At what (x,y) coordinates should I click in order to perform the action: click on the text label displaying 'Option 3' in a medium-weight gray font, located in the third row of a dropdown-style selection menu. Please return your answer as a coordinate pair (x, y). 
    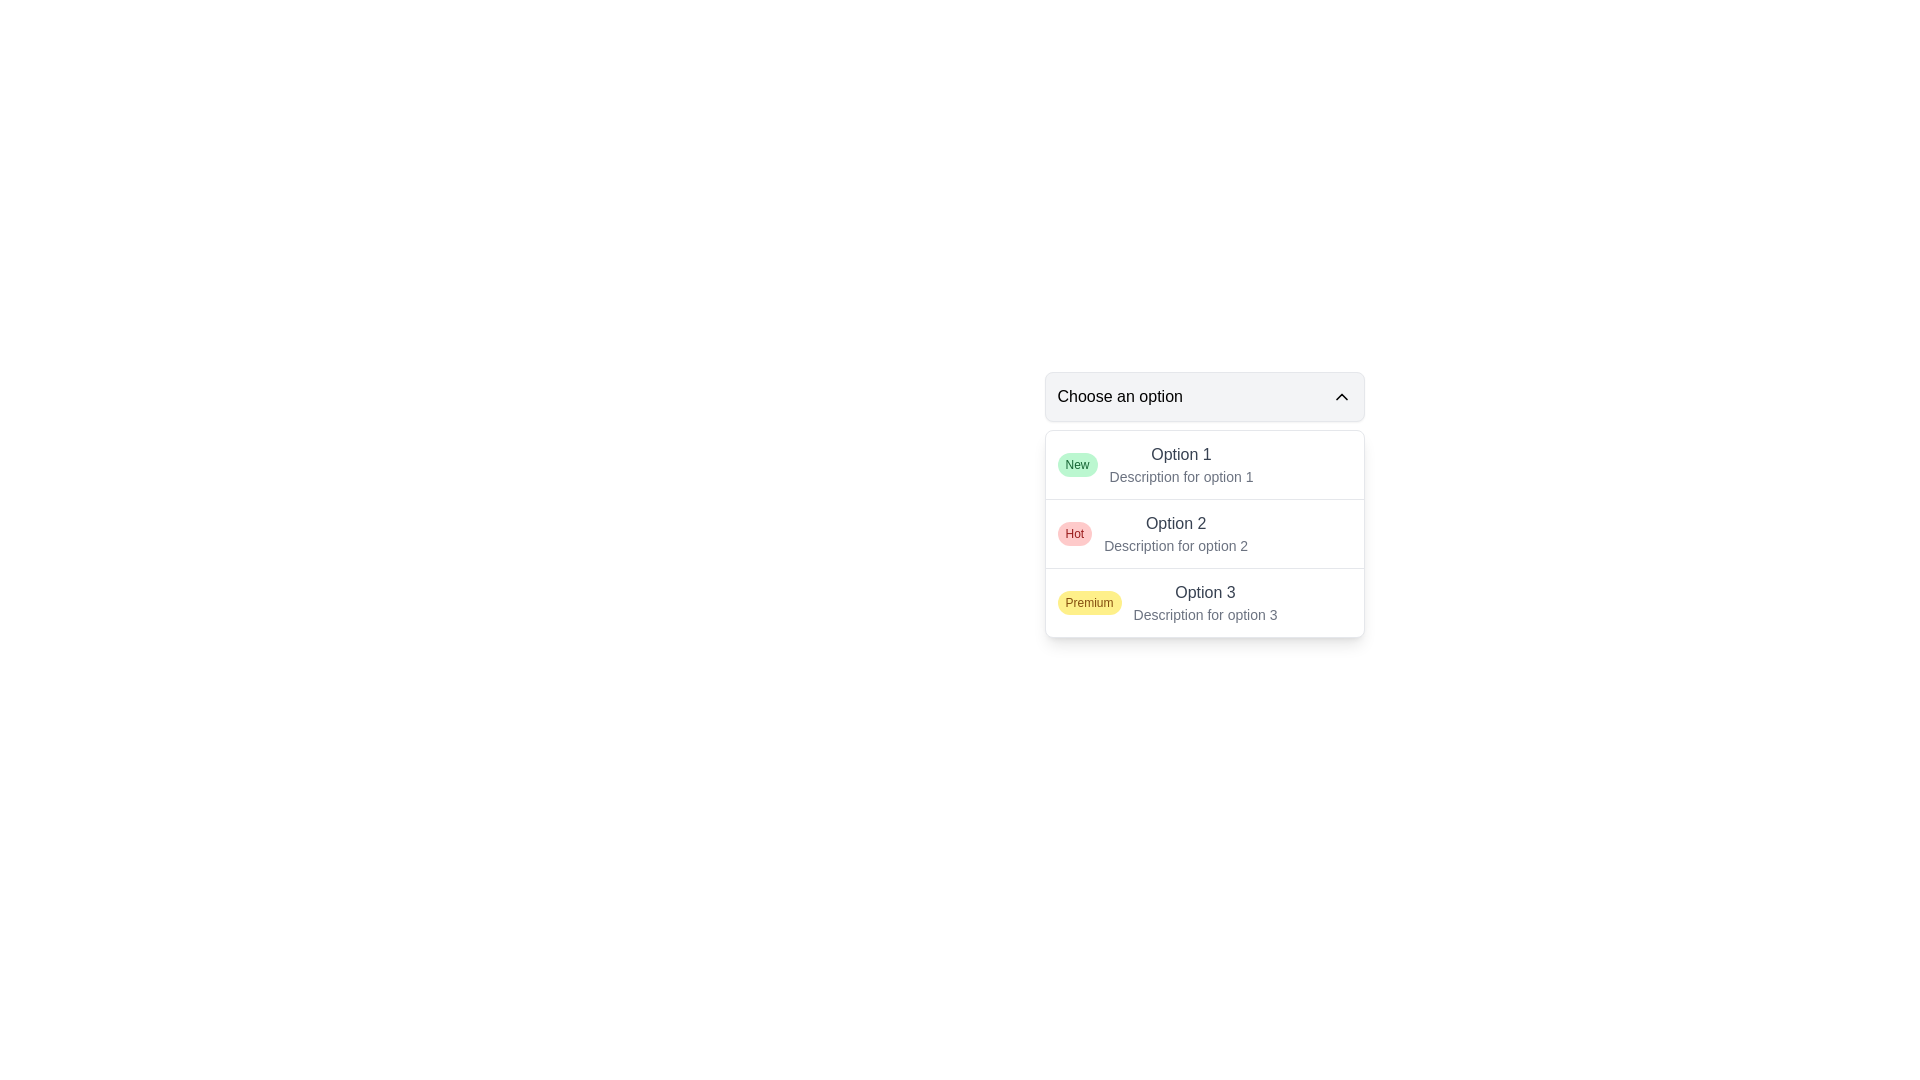
    Looking at the image, I should click on (1204, 592).